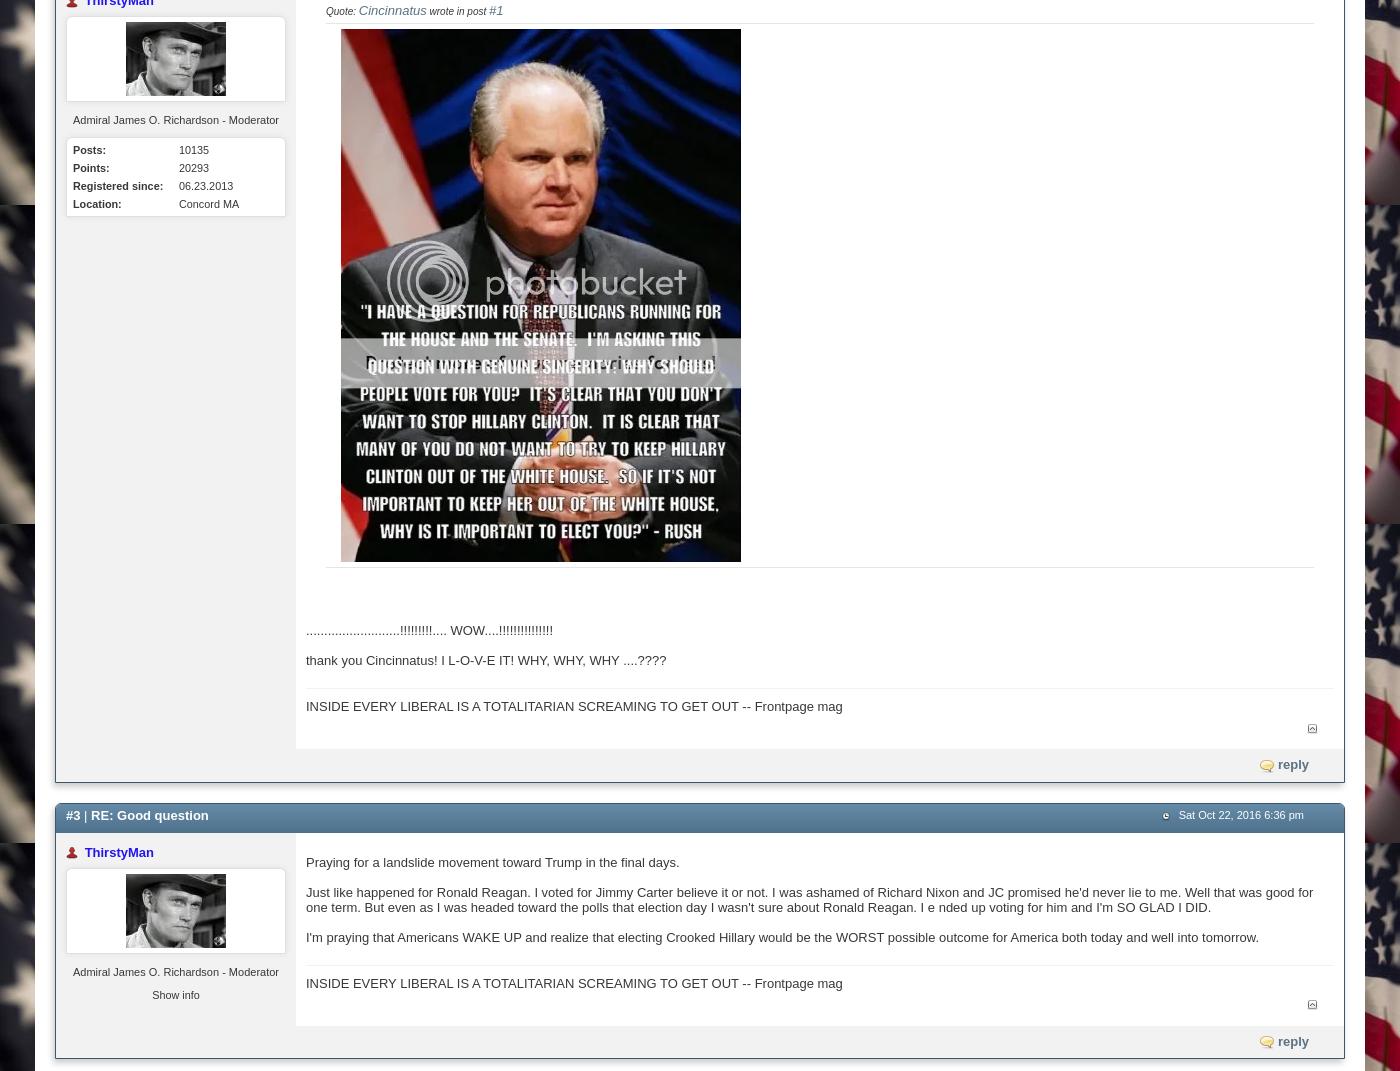 The height and width of the screenshot is (1071, 1400). Describe the element at coordinates (1240, 812) in the screenshot. I see `'Sat Oct 22, 2016 6:36 pm'` at that location.